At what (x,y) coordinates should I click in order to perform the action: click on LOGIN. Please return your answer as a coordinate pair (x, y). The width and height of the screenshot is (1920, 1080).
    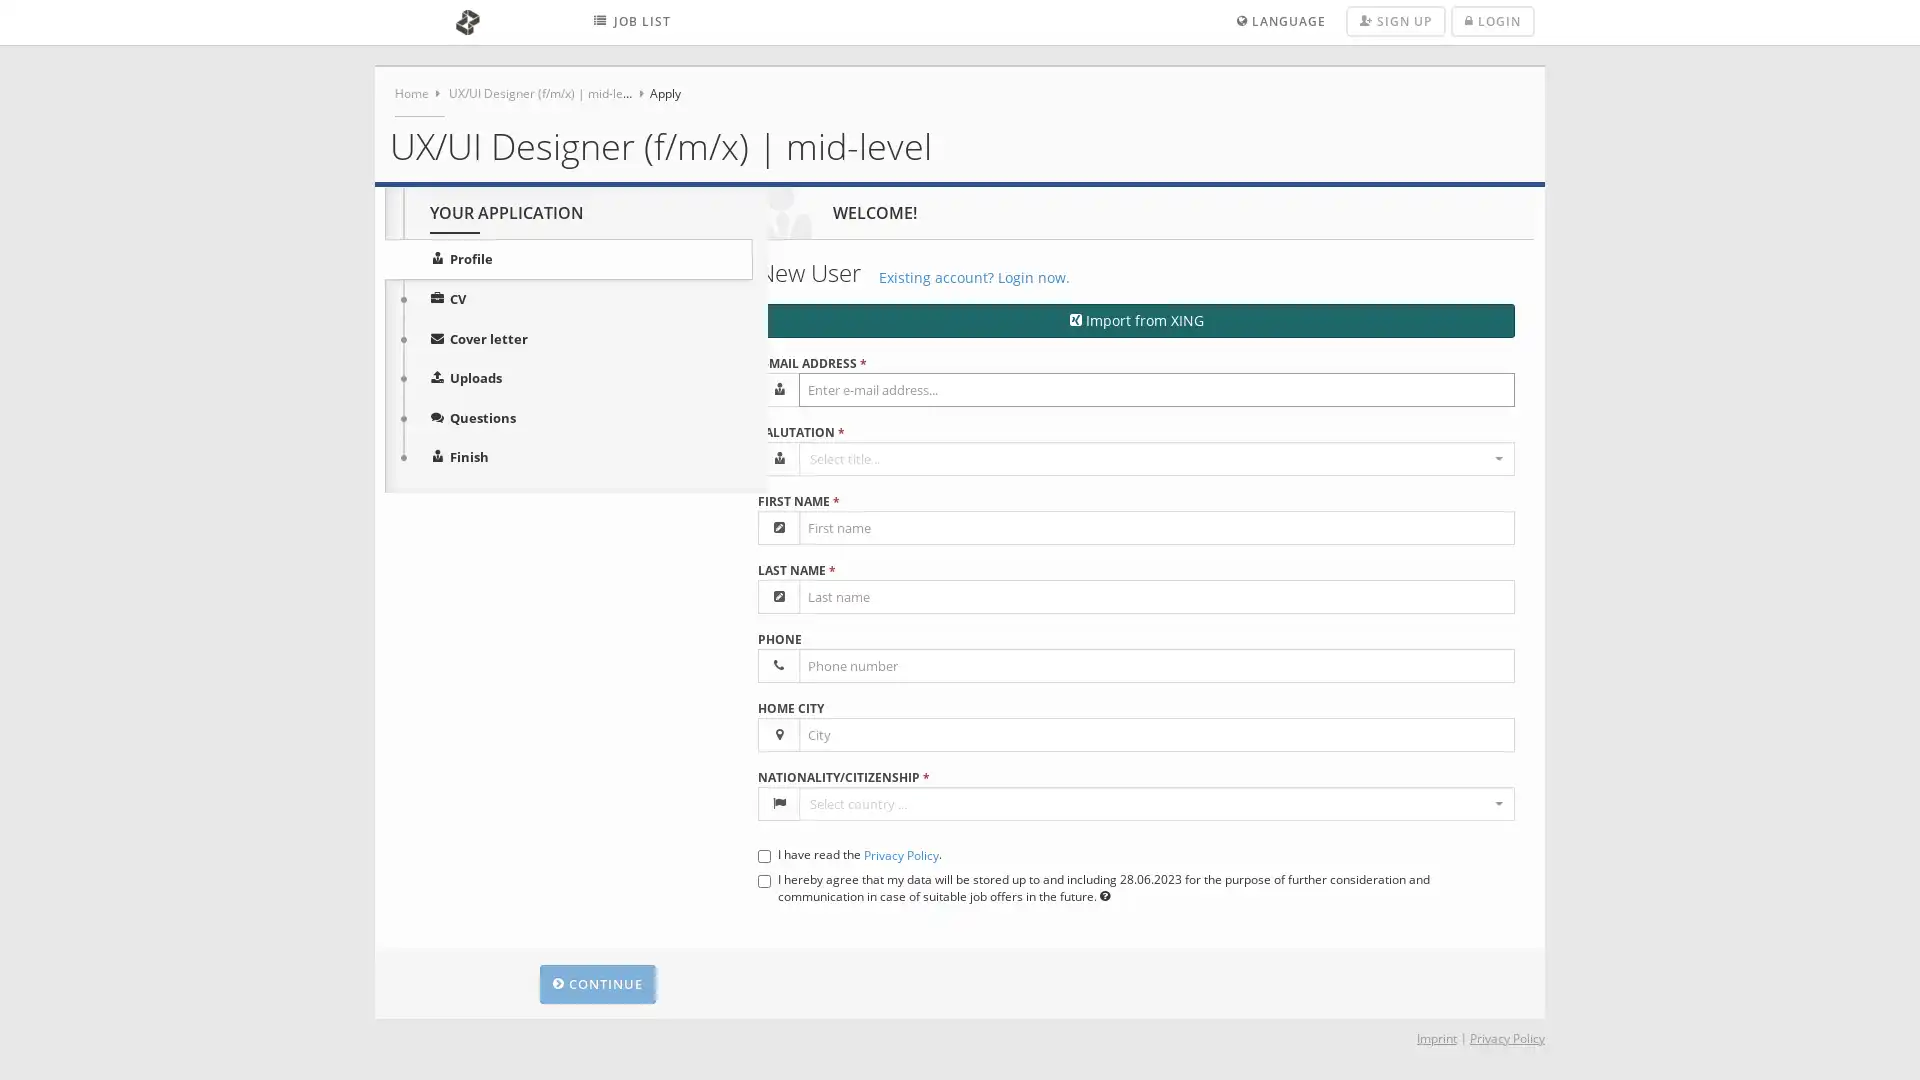
    Looking at the image, I should click on (1492, 21).